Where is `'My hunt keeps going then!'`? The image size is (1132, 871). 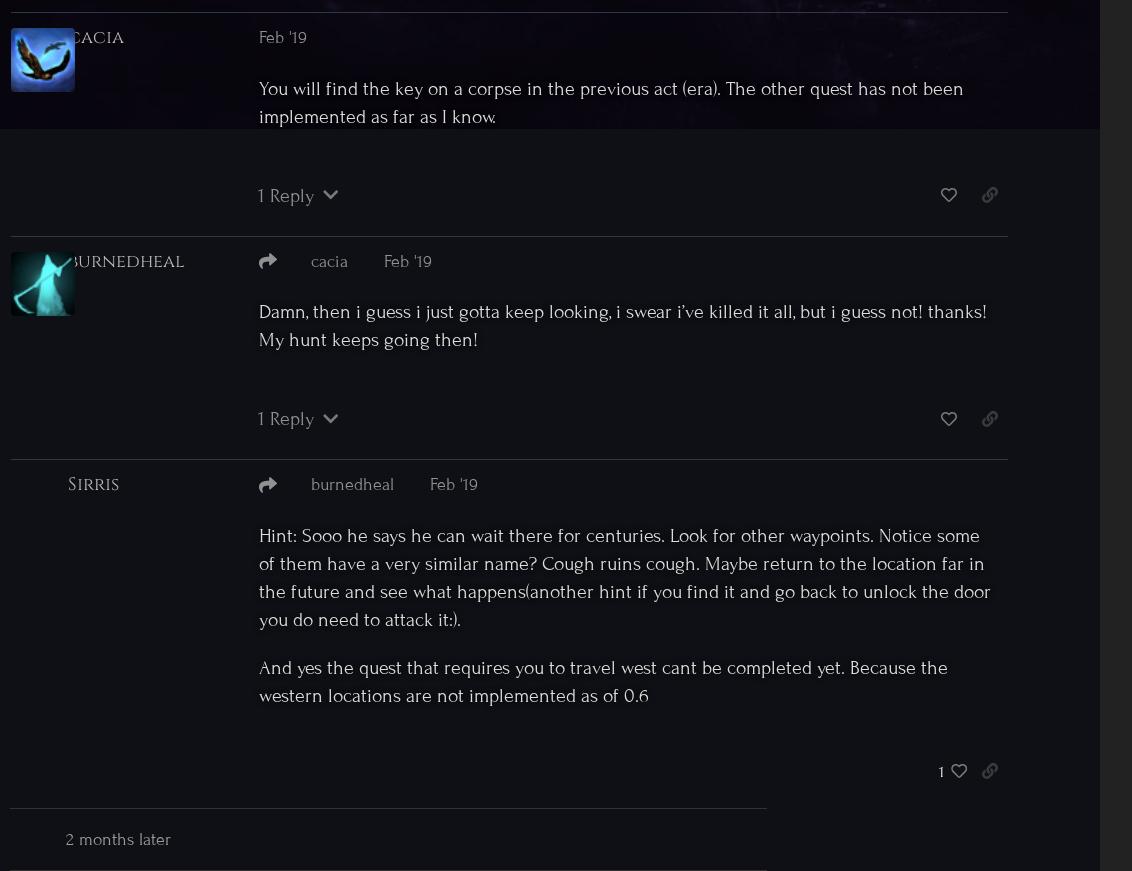
'My hunt keeps going then!' is located at coordinates (259, 338).